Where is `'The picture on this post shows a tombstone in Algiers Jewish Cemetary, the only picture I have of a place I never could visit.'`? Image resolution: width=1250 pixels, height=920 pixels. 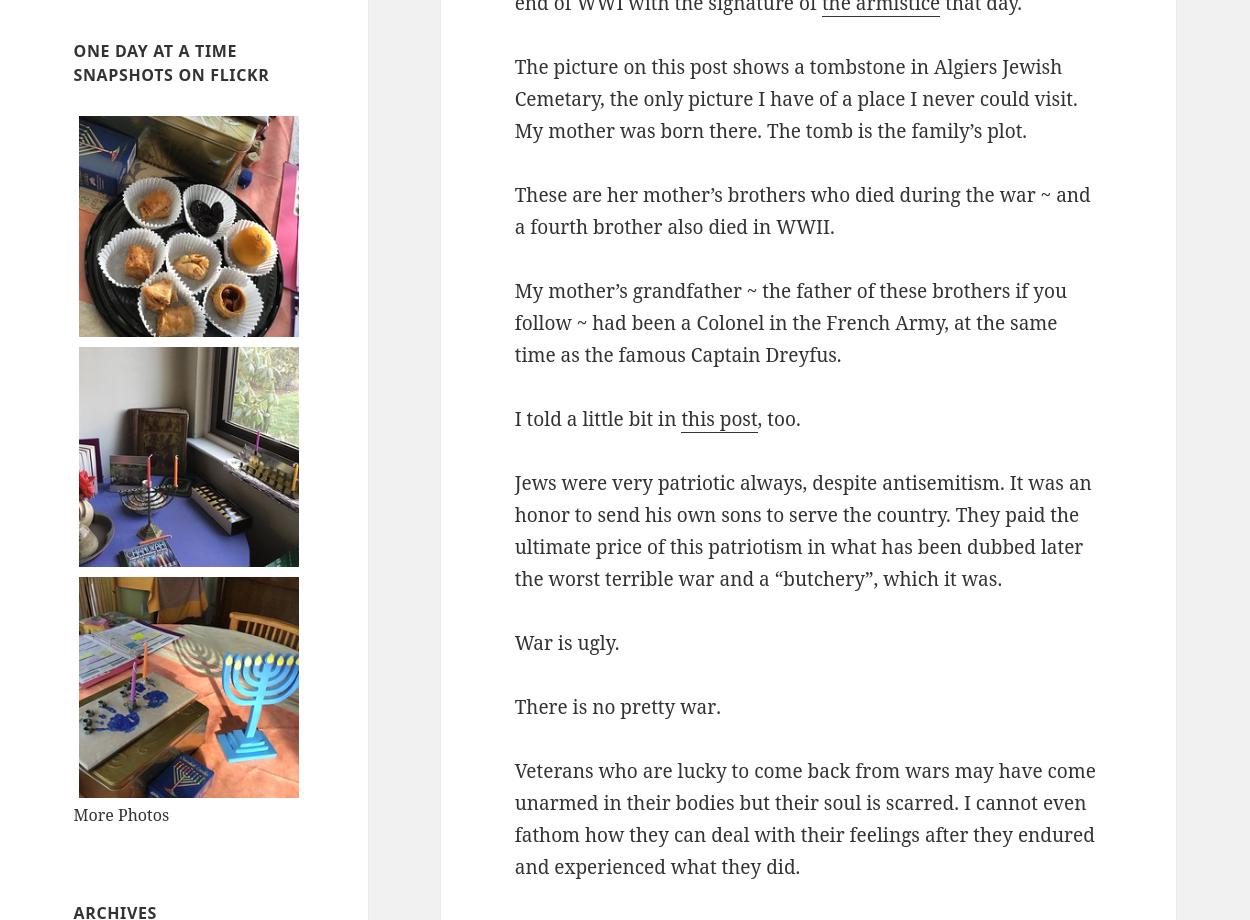
'The picture on this post shows a tombstone in Algiers Jewish Cemetary, the only picture I have of a place I never could visit.' is located at coordinates (795, 82).